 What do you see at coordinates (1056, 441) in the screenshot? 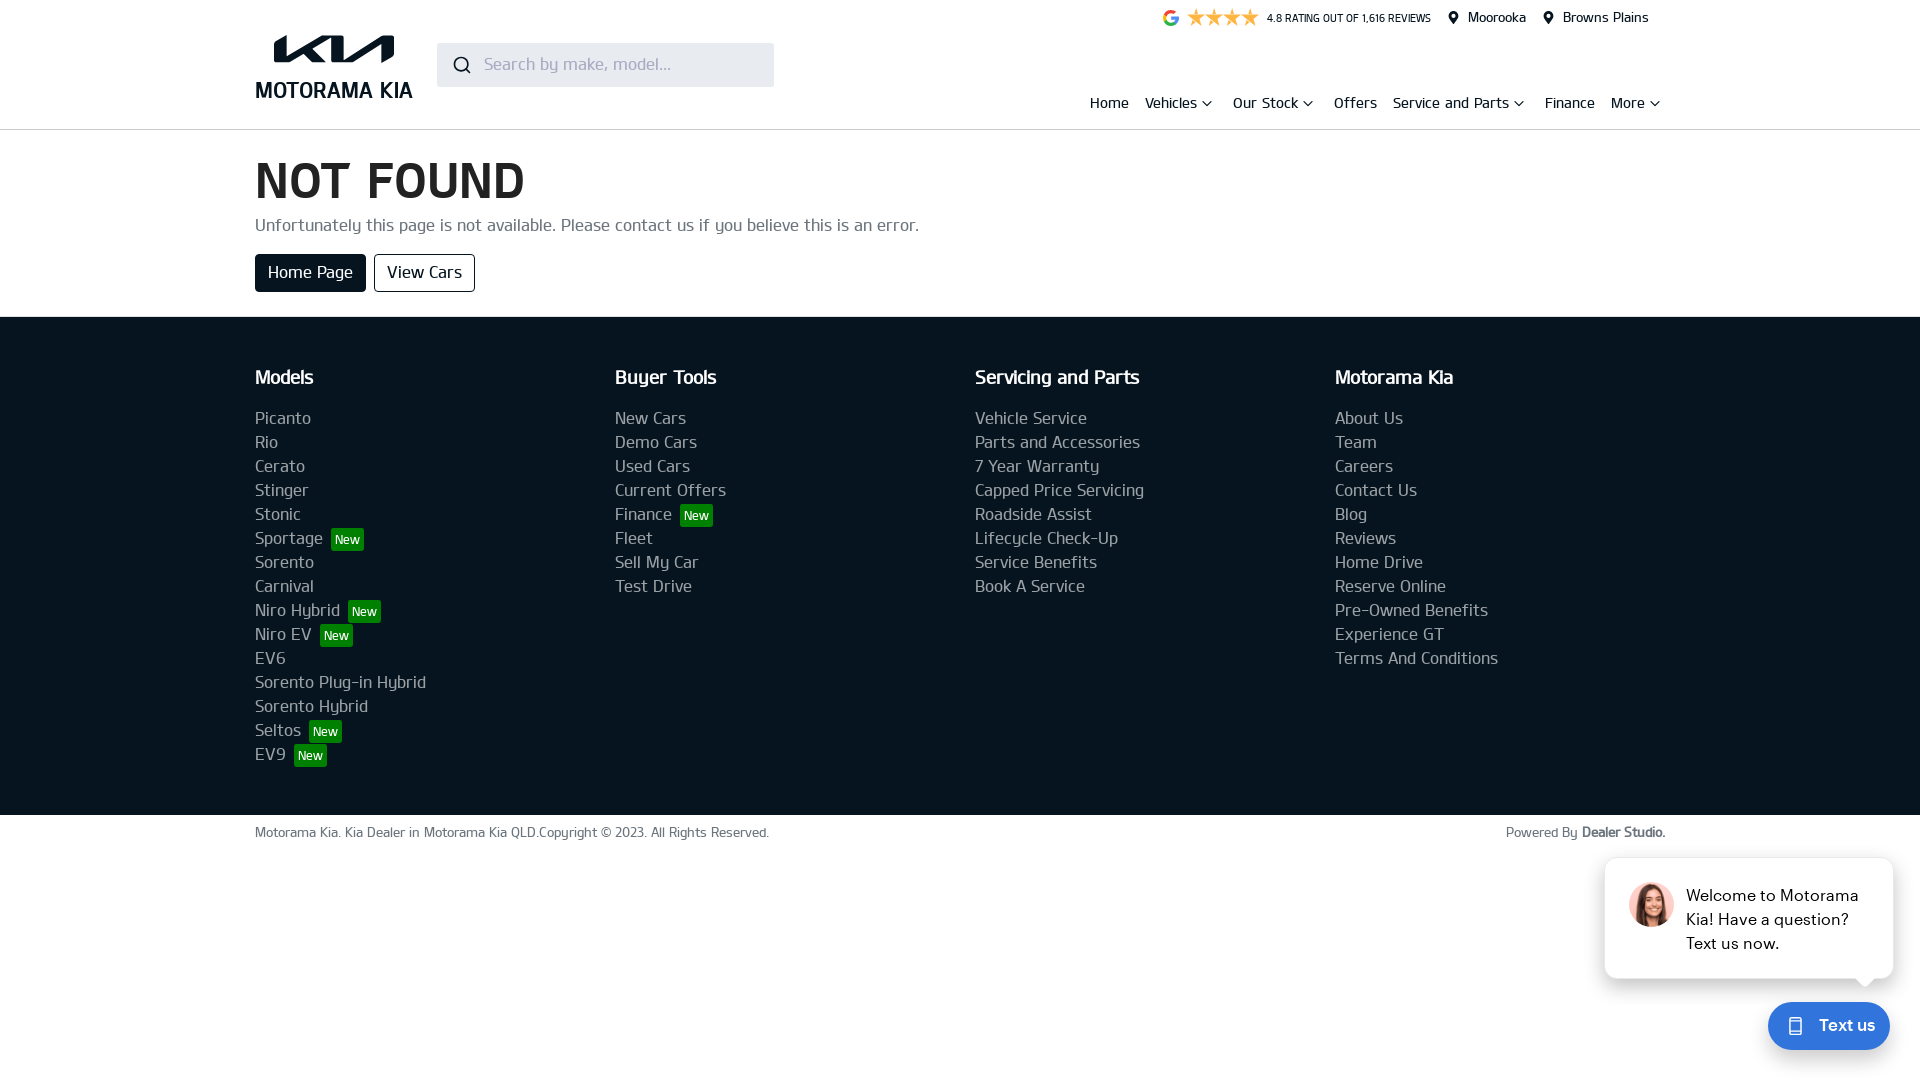
I see `'Parts and Accessories'` at bounding box center [1056, 441].